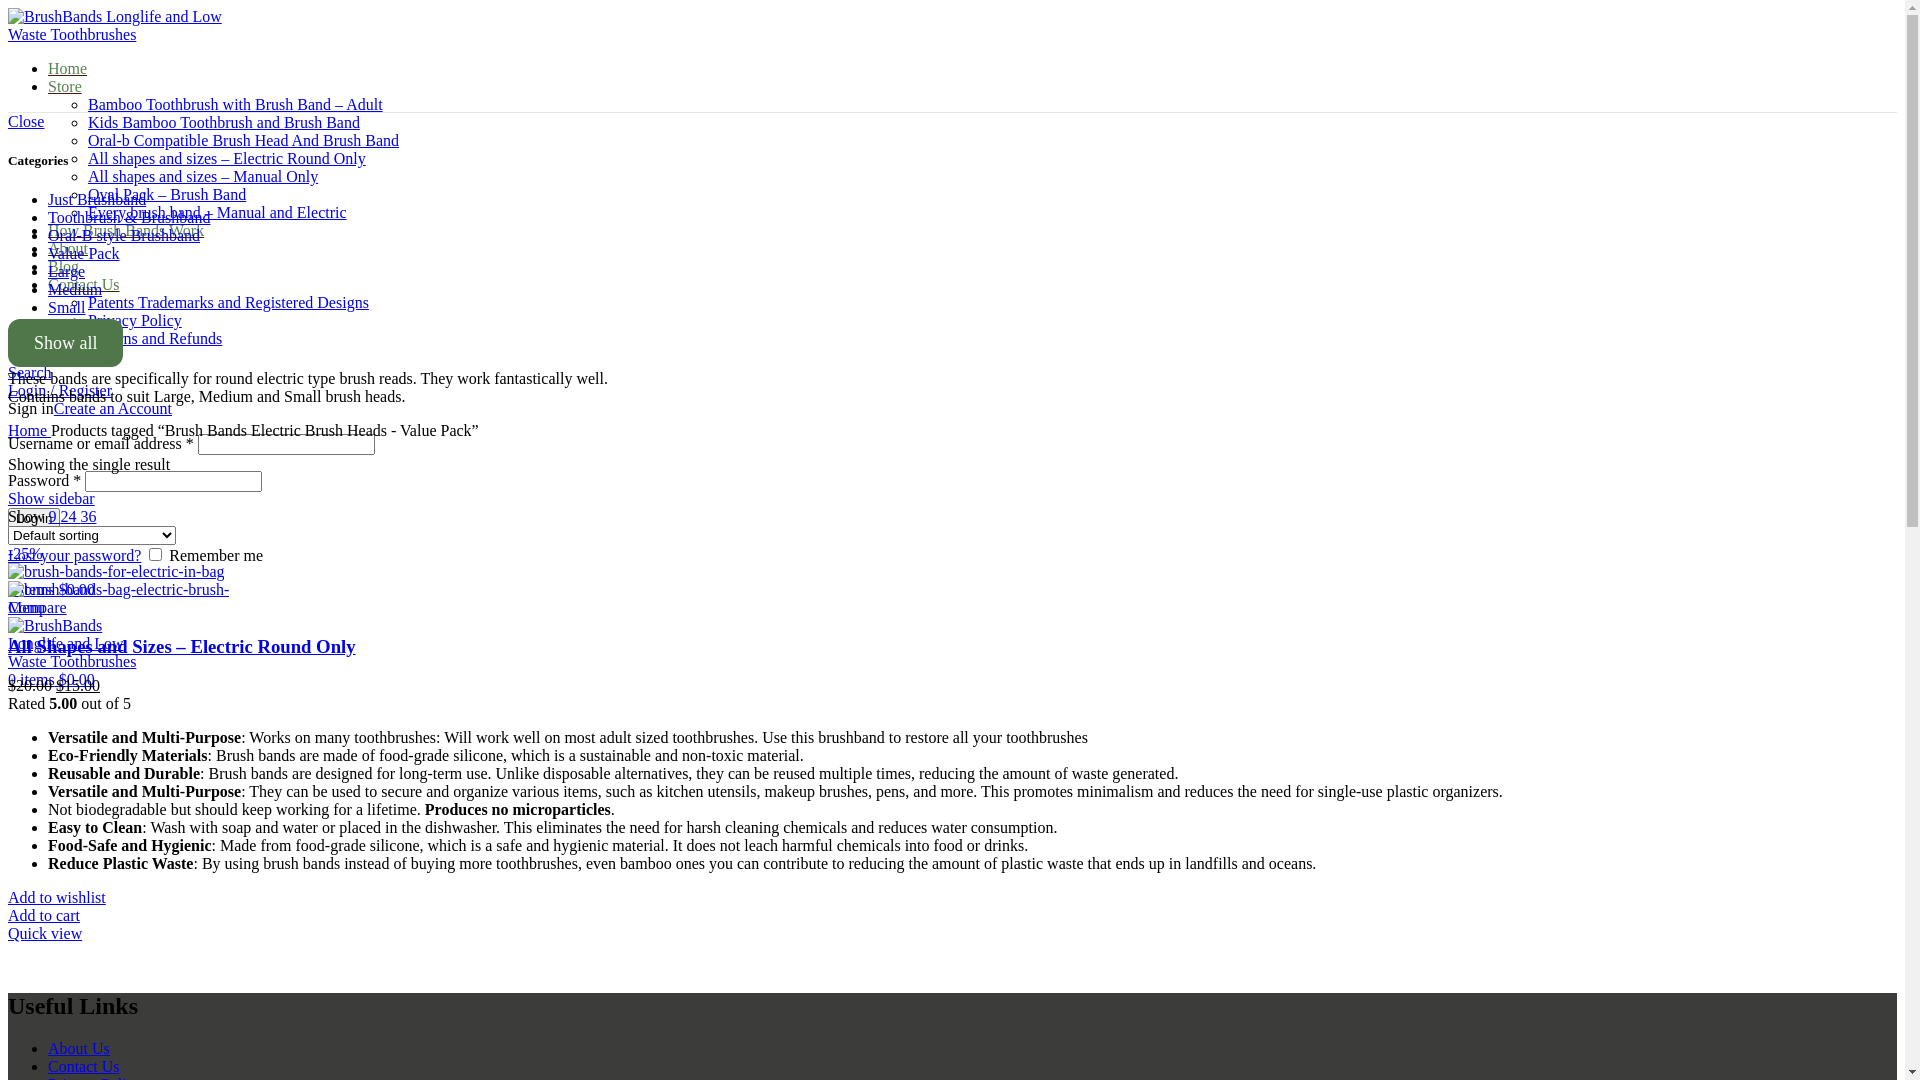 Image resolution: width=1920 pixels, height=1080 pixels. I want to click on 'Small', so click(66, 307).